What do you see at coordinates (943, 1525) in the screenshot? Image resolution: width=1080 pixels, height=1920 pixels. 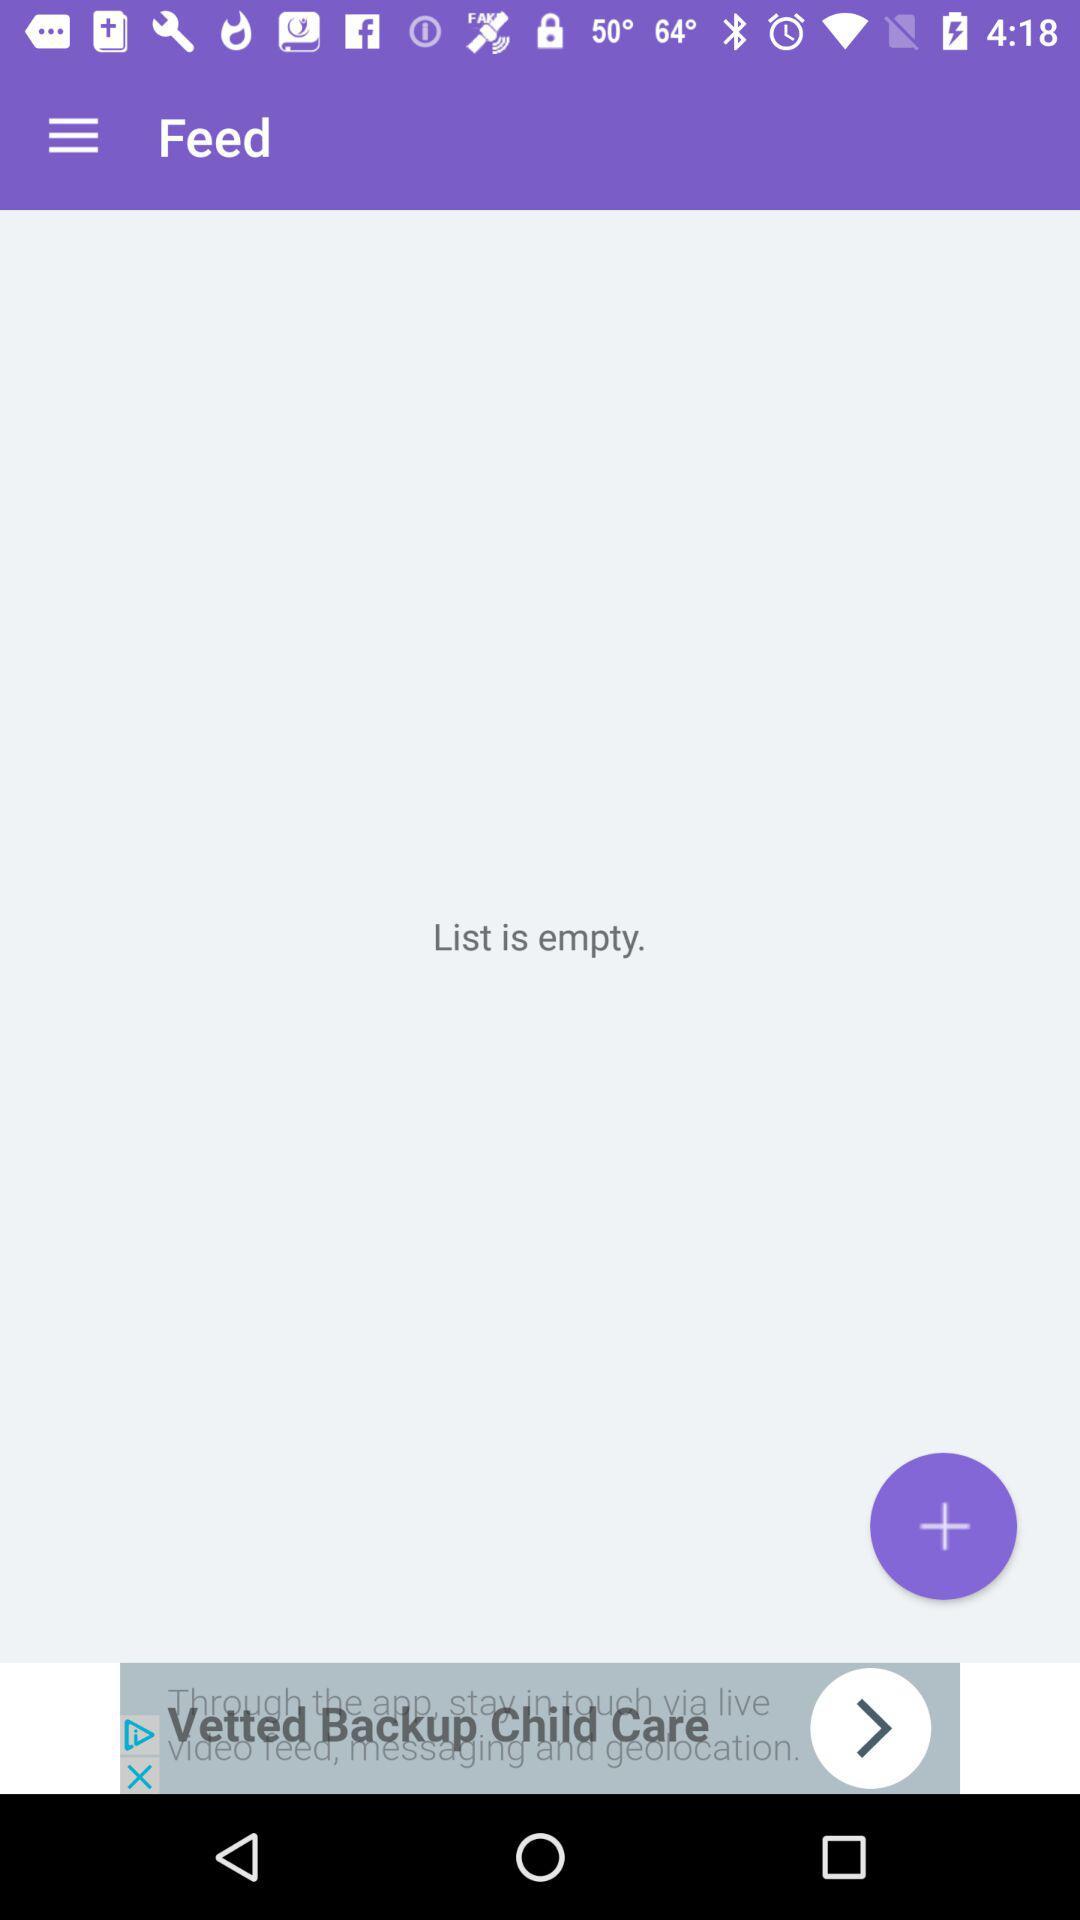 I see `increase` at bounding box center [943, 1525].